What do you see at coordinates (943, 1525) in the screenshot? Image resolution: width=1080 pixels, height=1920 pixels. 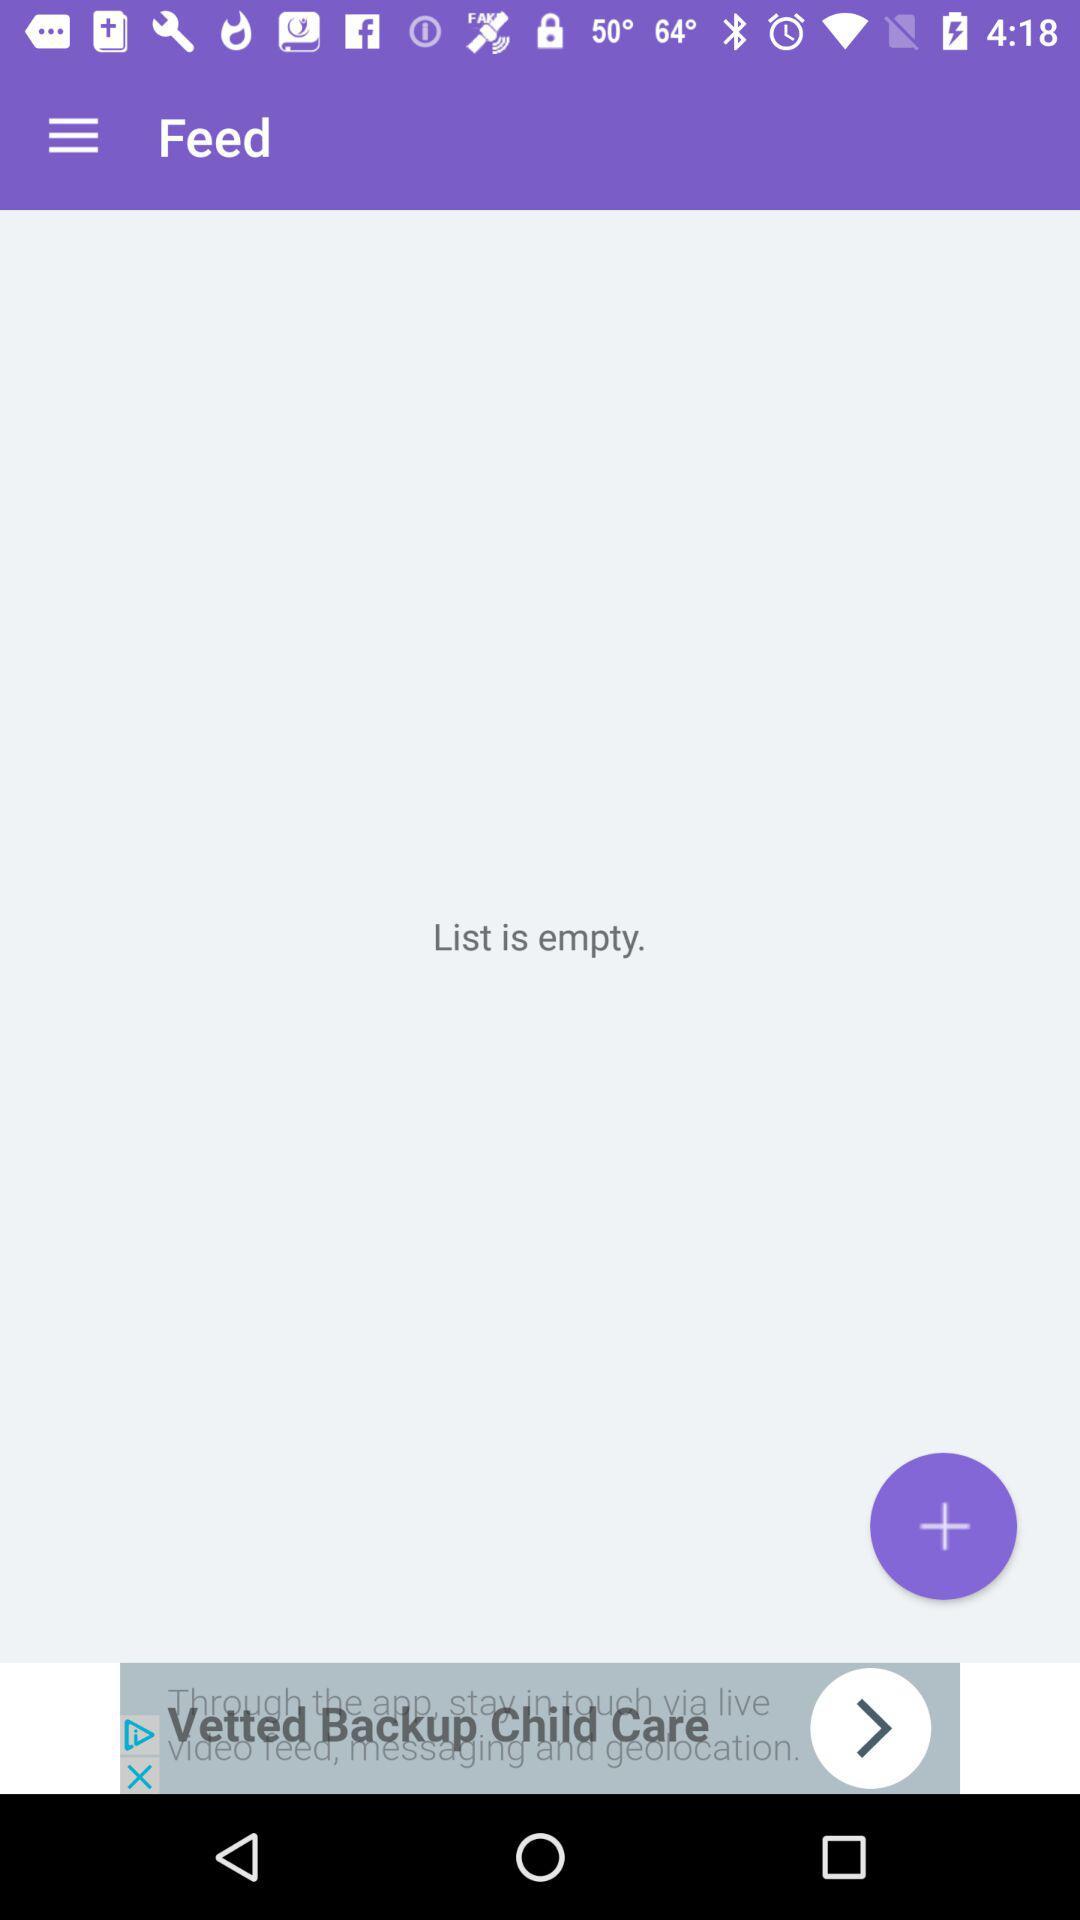 I see `increase` at bounding box center [943, 1525].